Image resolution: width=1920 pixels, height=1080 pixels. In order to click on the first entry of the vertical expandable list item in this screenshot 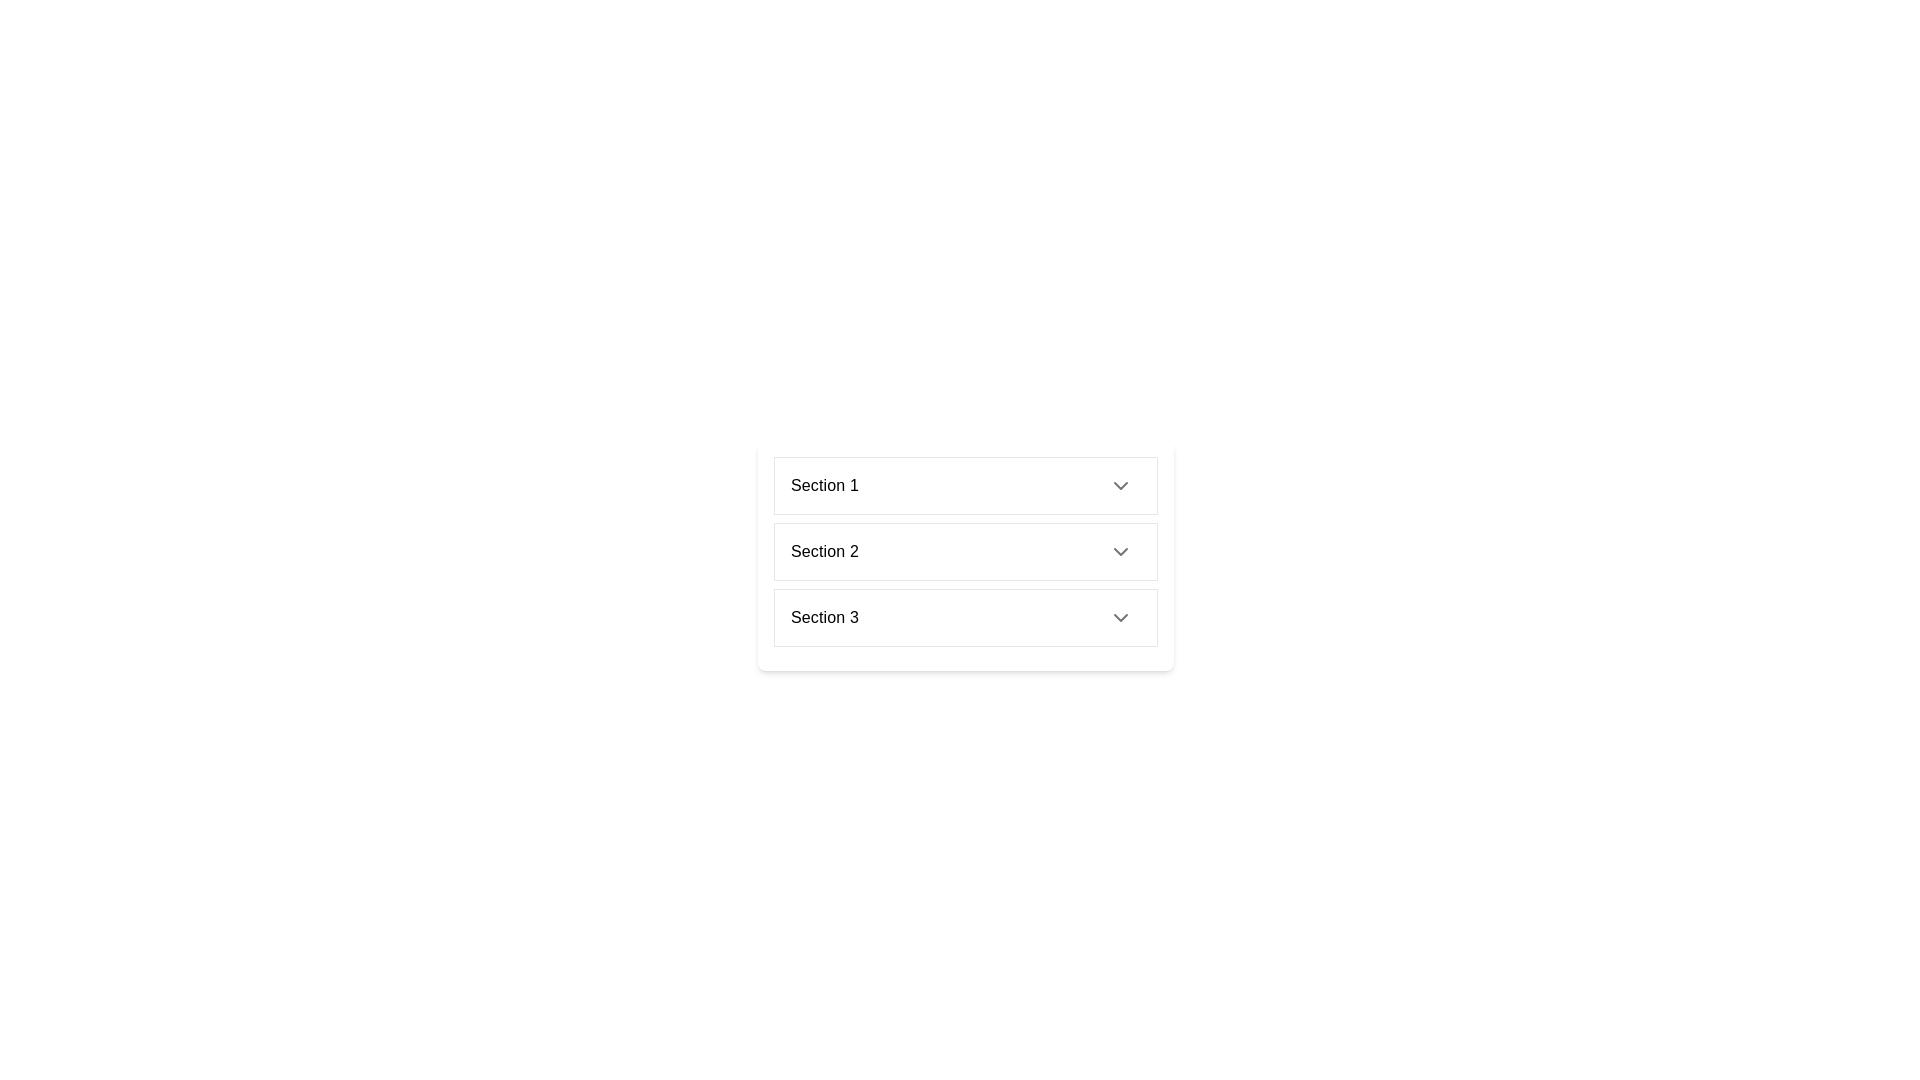, I will do `click(965, 489)`.